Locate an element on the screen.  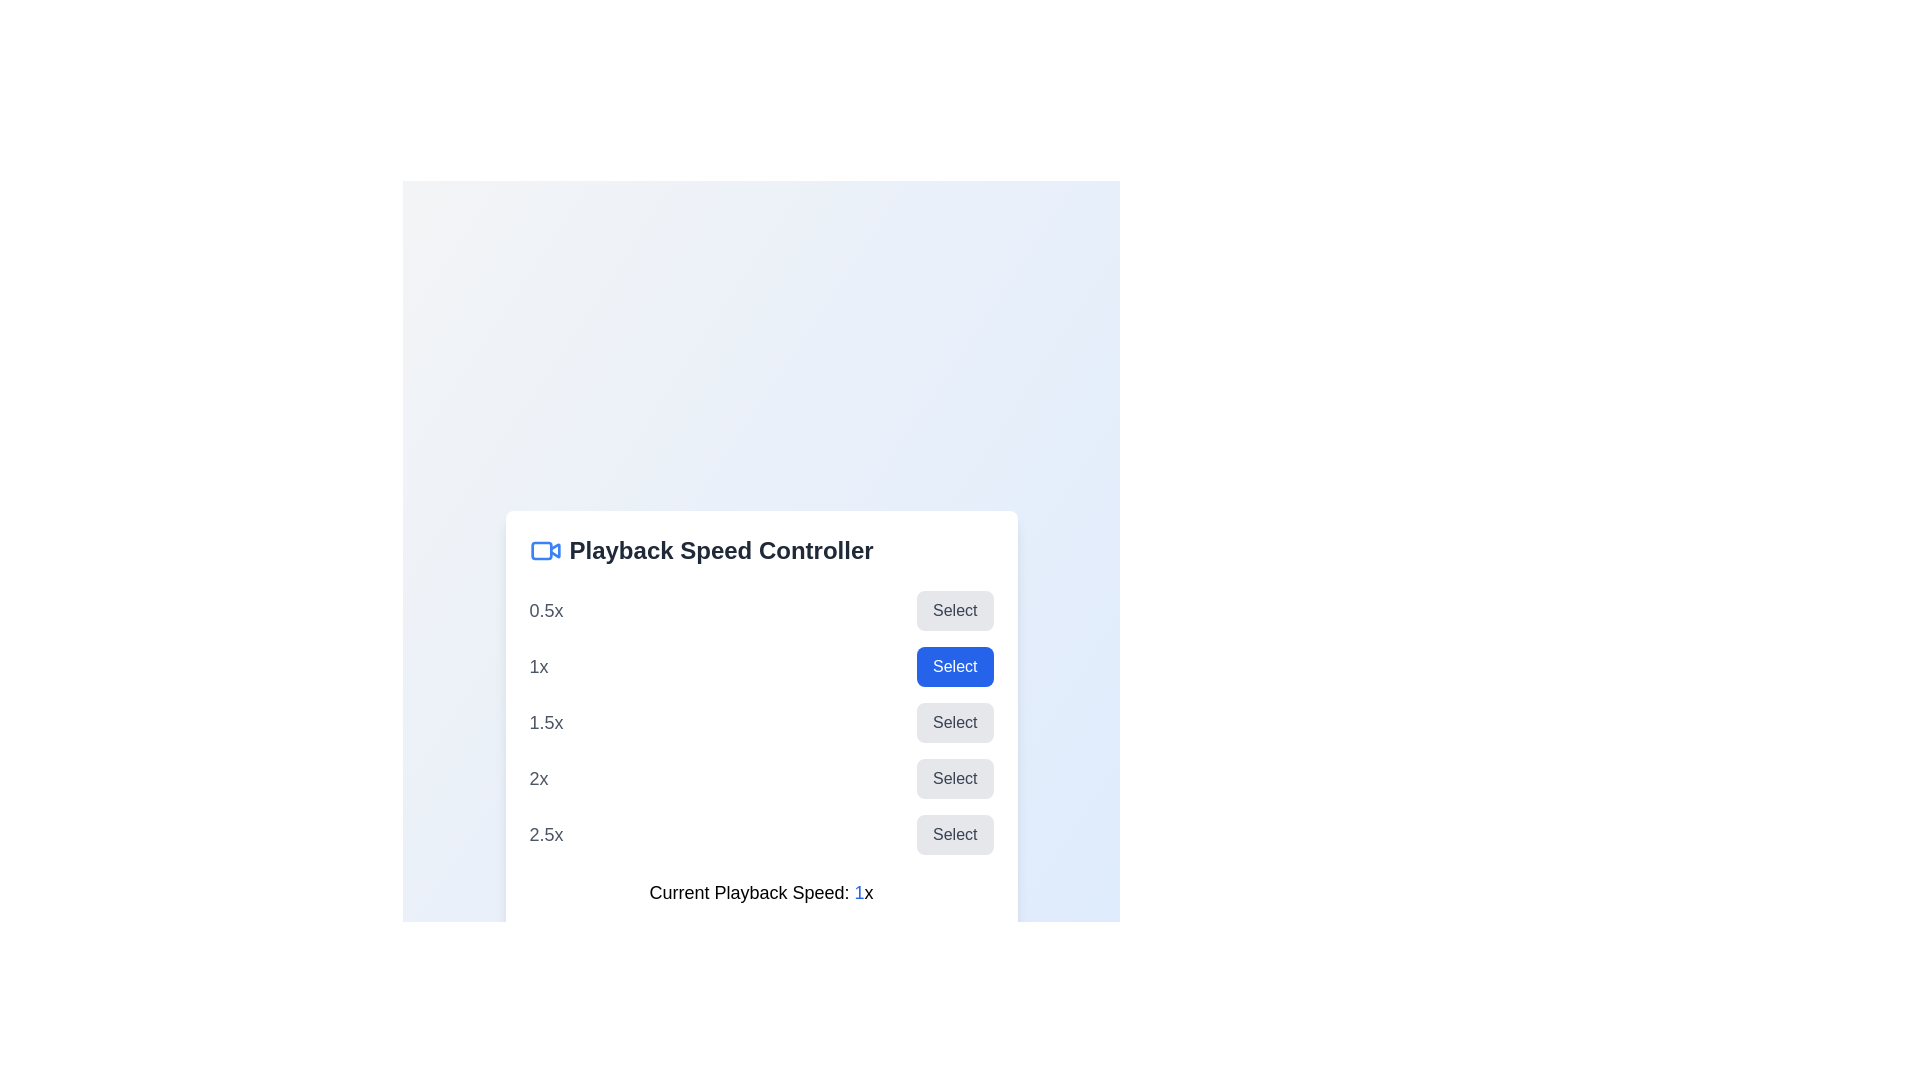
the 'Select' button to choose the '2x' speed setting from the playback speed options in the modal interface is located at coordinates (760, 778).